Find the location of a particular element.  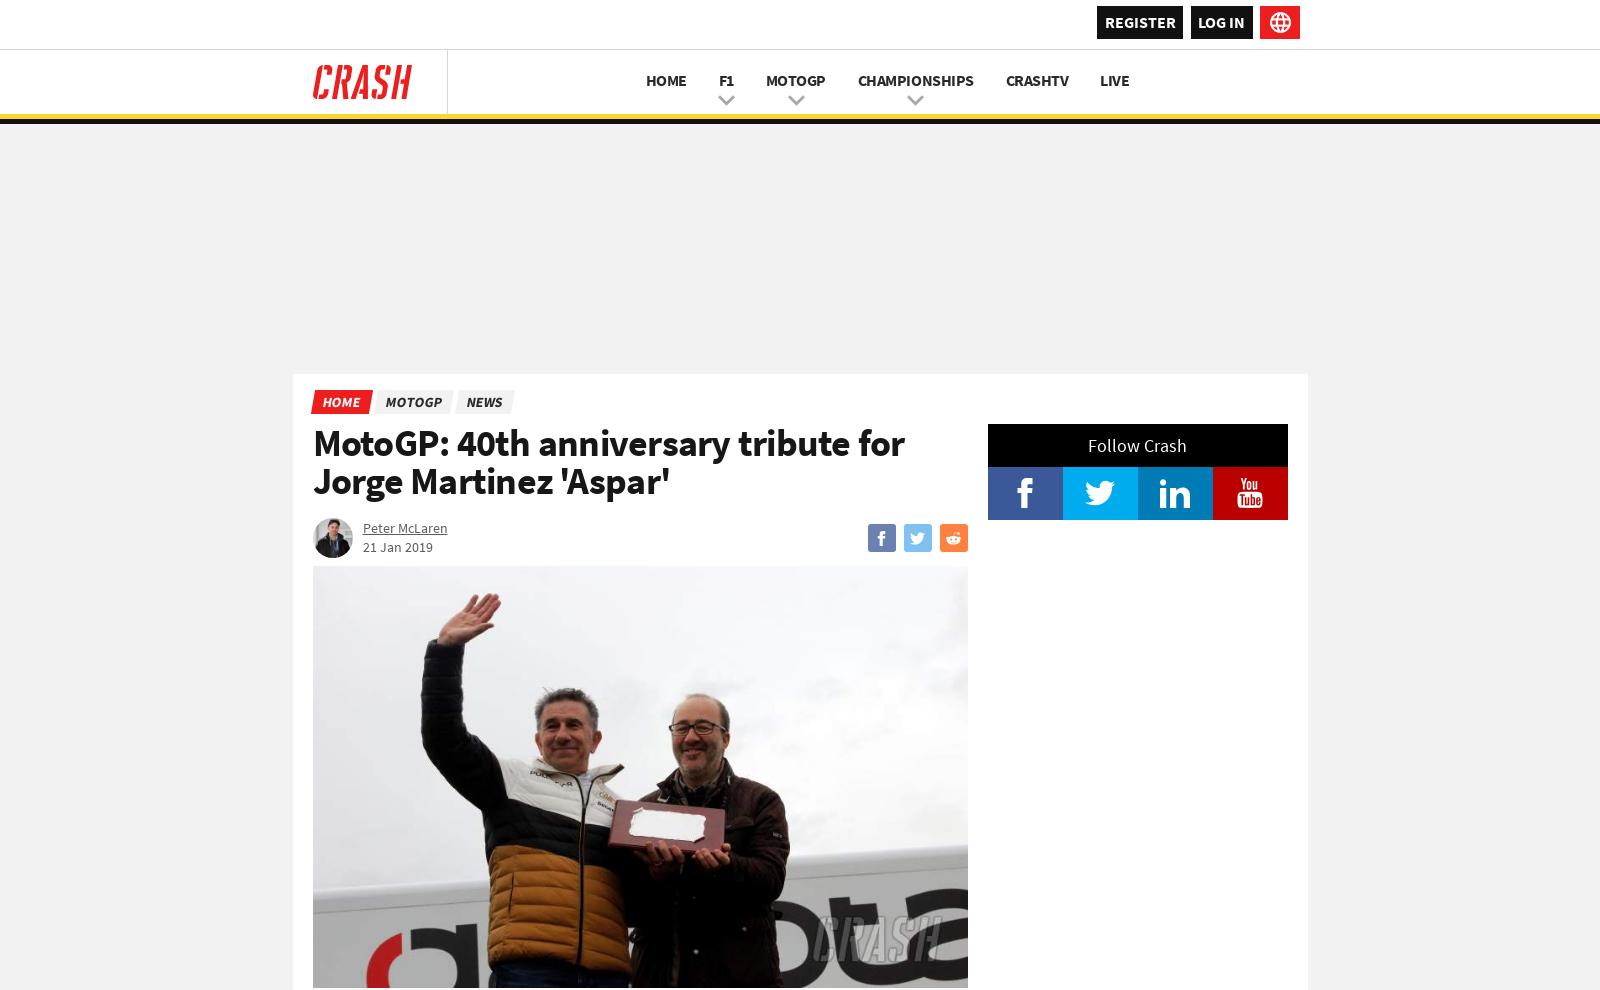

'Home' is located at coordinates (340, 401).